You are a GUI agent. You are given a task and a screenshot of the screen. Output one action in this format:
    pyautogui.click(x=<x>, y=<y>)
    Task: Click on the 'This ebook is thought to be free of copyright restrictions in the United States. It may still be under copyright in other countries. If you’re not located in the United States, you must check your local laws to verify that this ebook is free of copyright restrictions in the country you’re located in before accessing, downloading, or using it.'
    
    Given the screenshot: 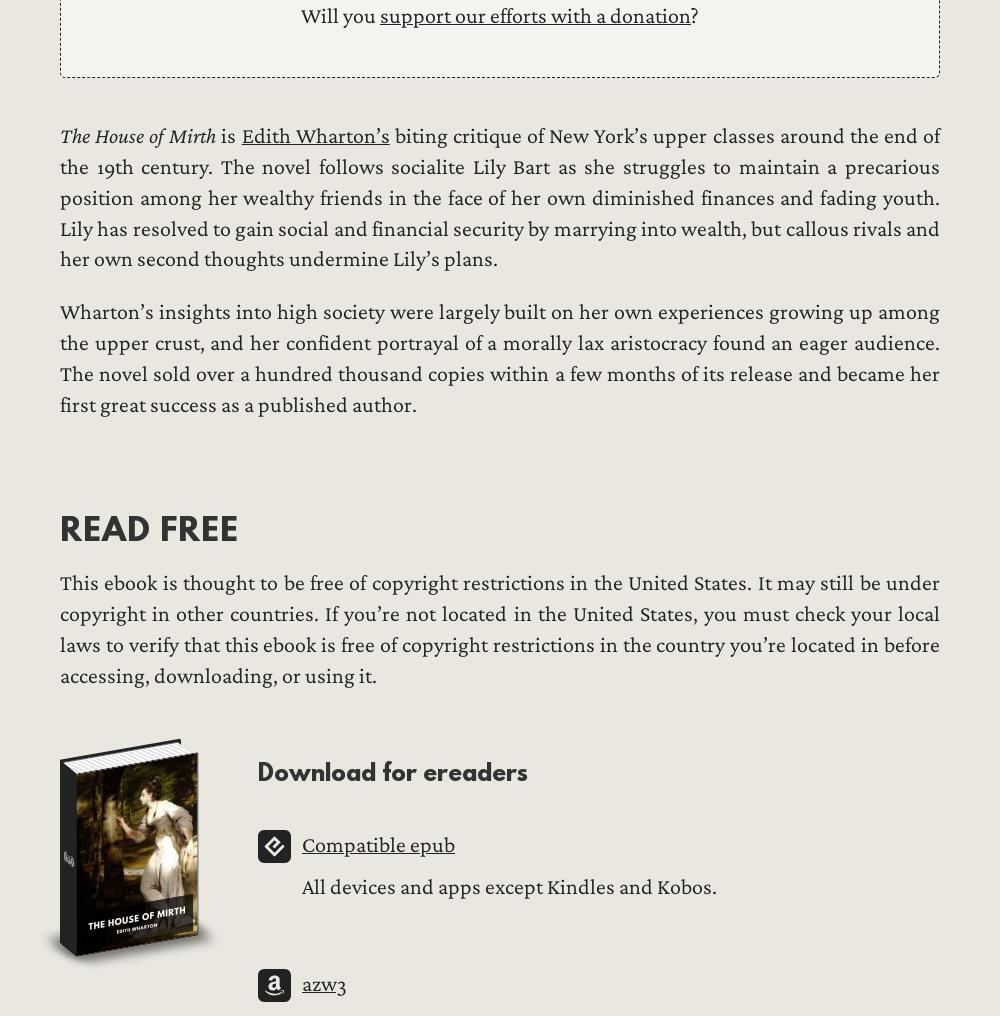 What is the action you would take?
    pyautogui.click(x=500, y=630)
    